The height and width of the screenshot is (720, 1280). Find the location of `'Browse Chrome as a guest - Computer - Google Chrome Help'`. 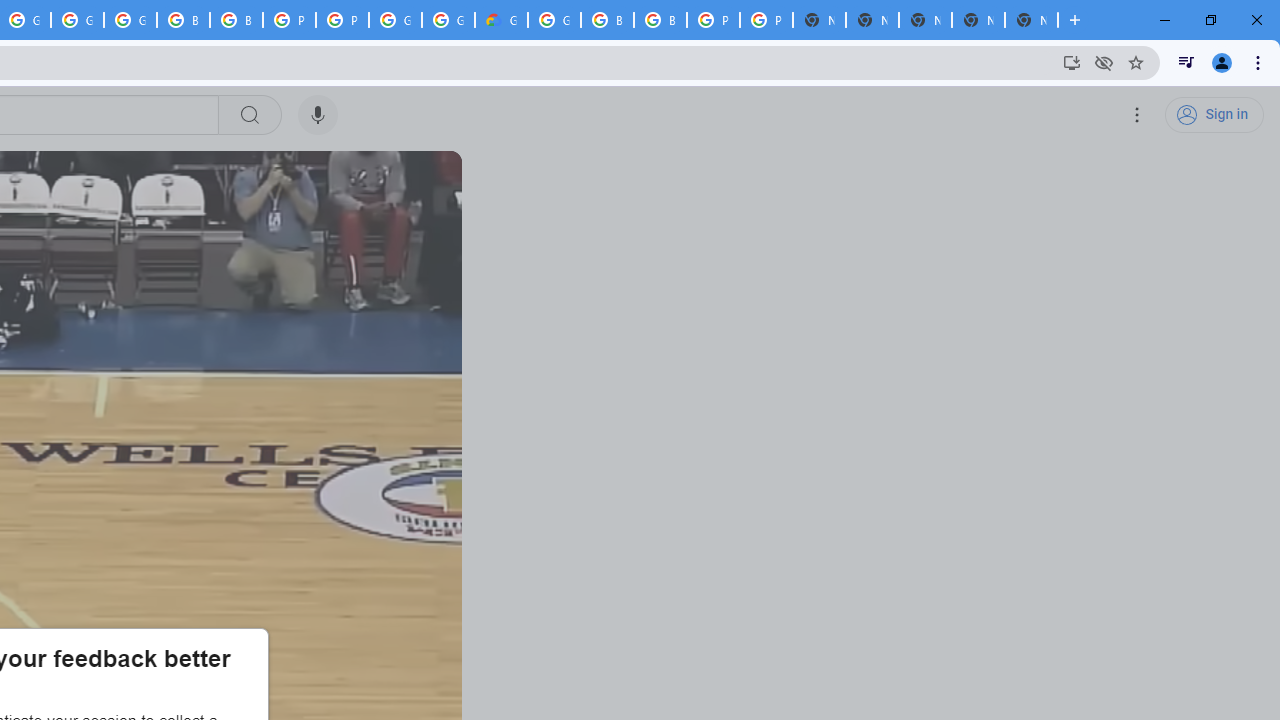

'Browse Chrome as a guest - Computer - Google Chrome Help' is located at coordinates (183, 20).